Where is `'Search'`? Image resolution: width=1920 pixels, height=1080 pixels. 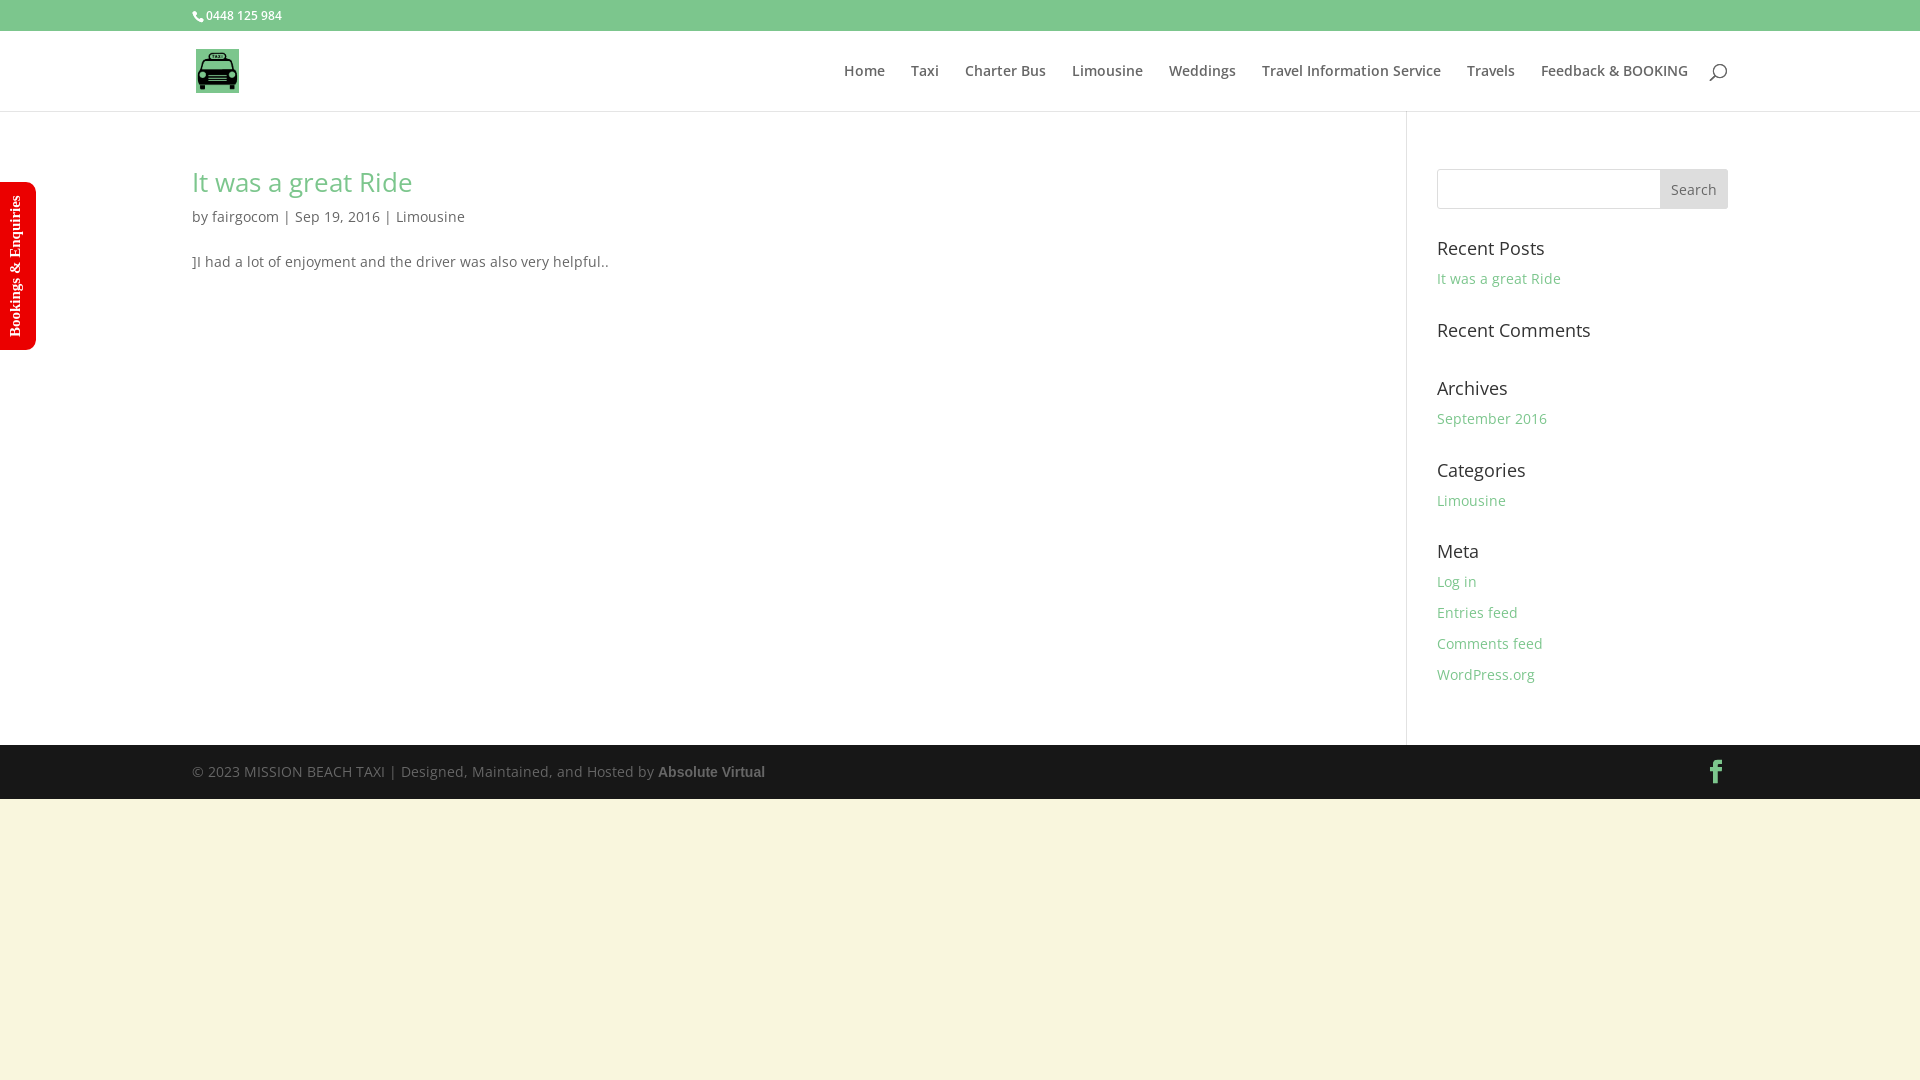 'Search' is located at coordinates (1693, 189).